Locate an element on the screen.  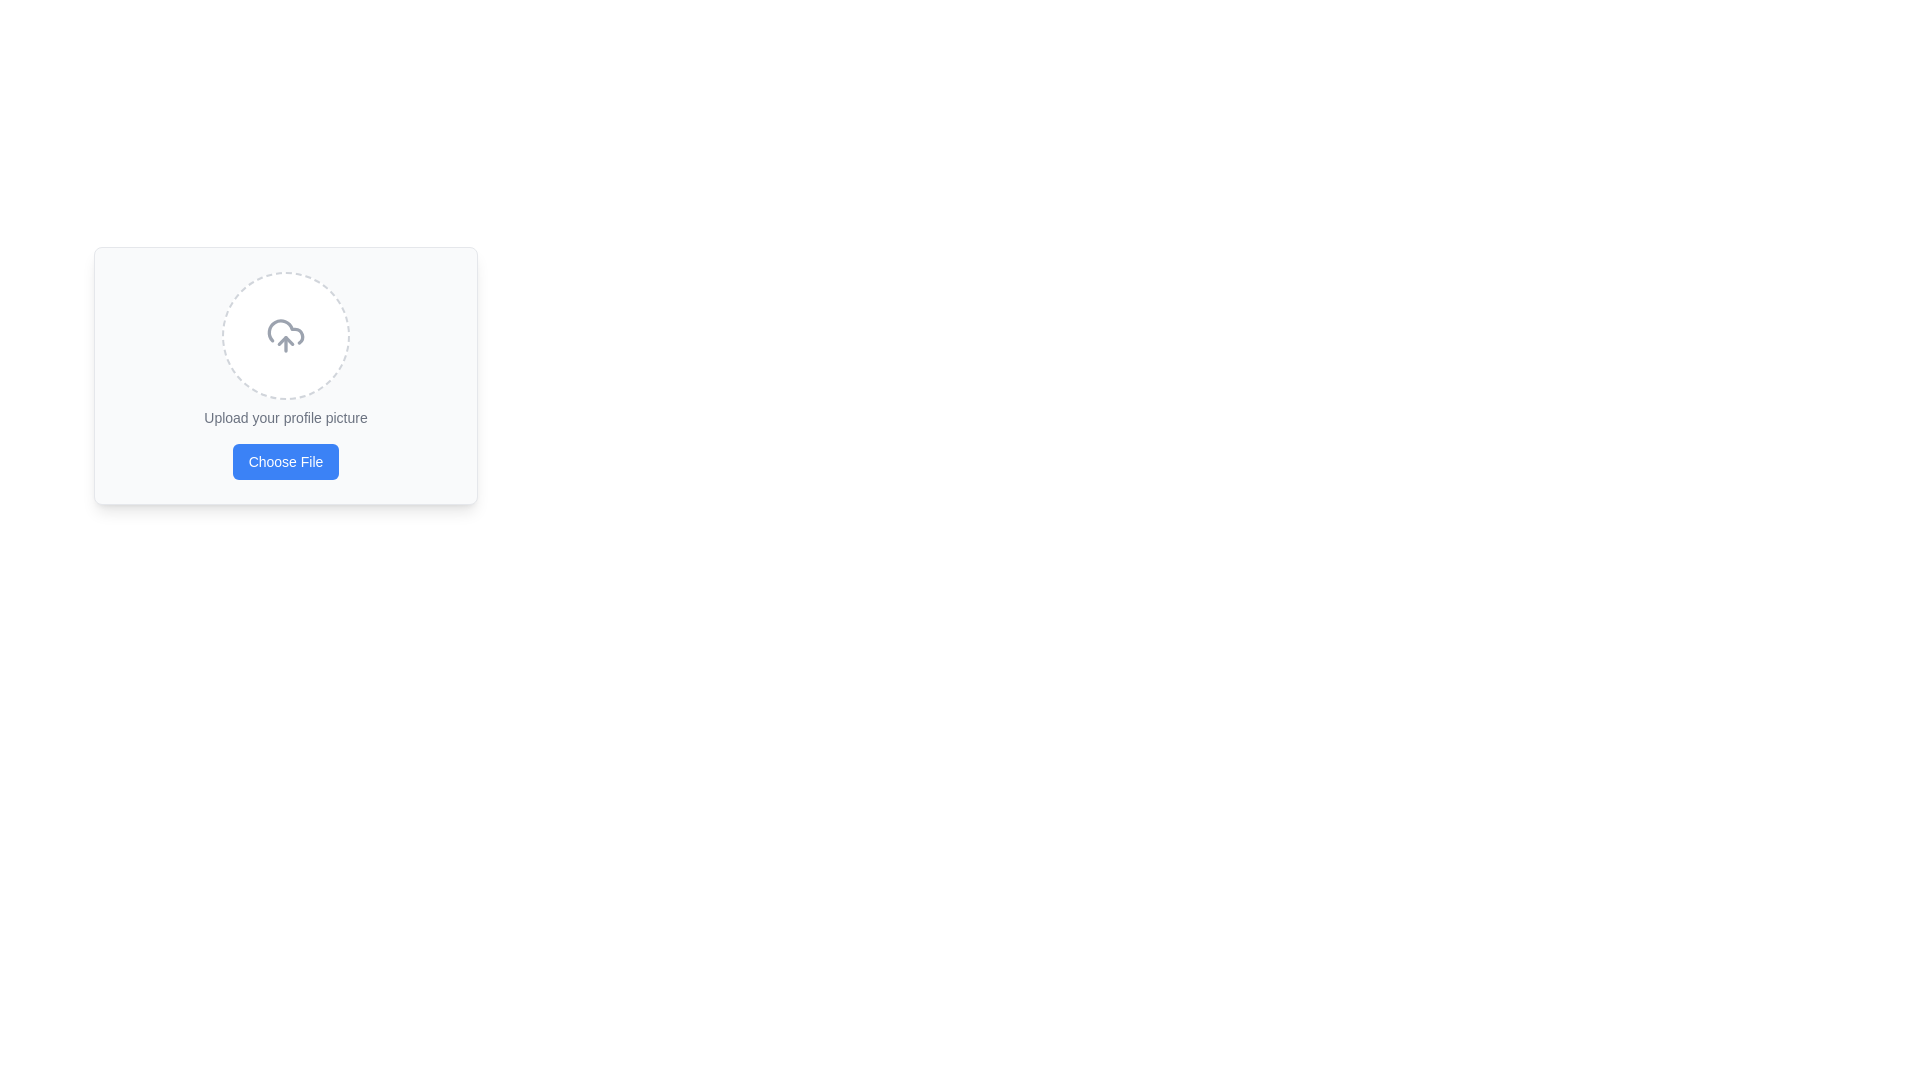
the circular image placeholder or upload indicator located at the center of the card containing the text 'Upload your profile picture' is located at coordinates (284, 334).